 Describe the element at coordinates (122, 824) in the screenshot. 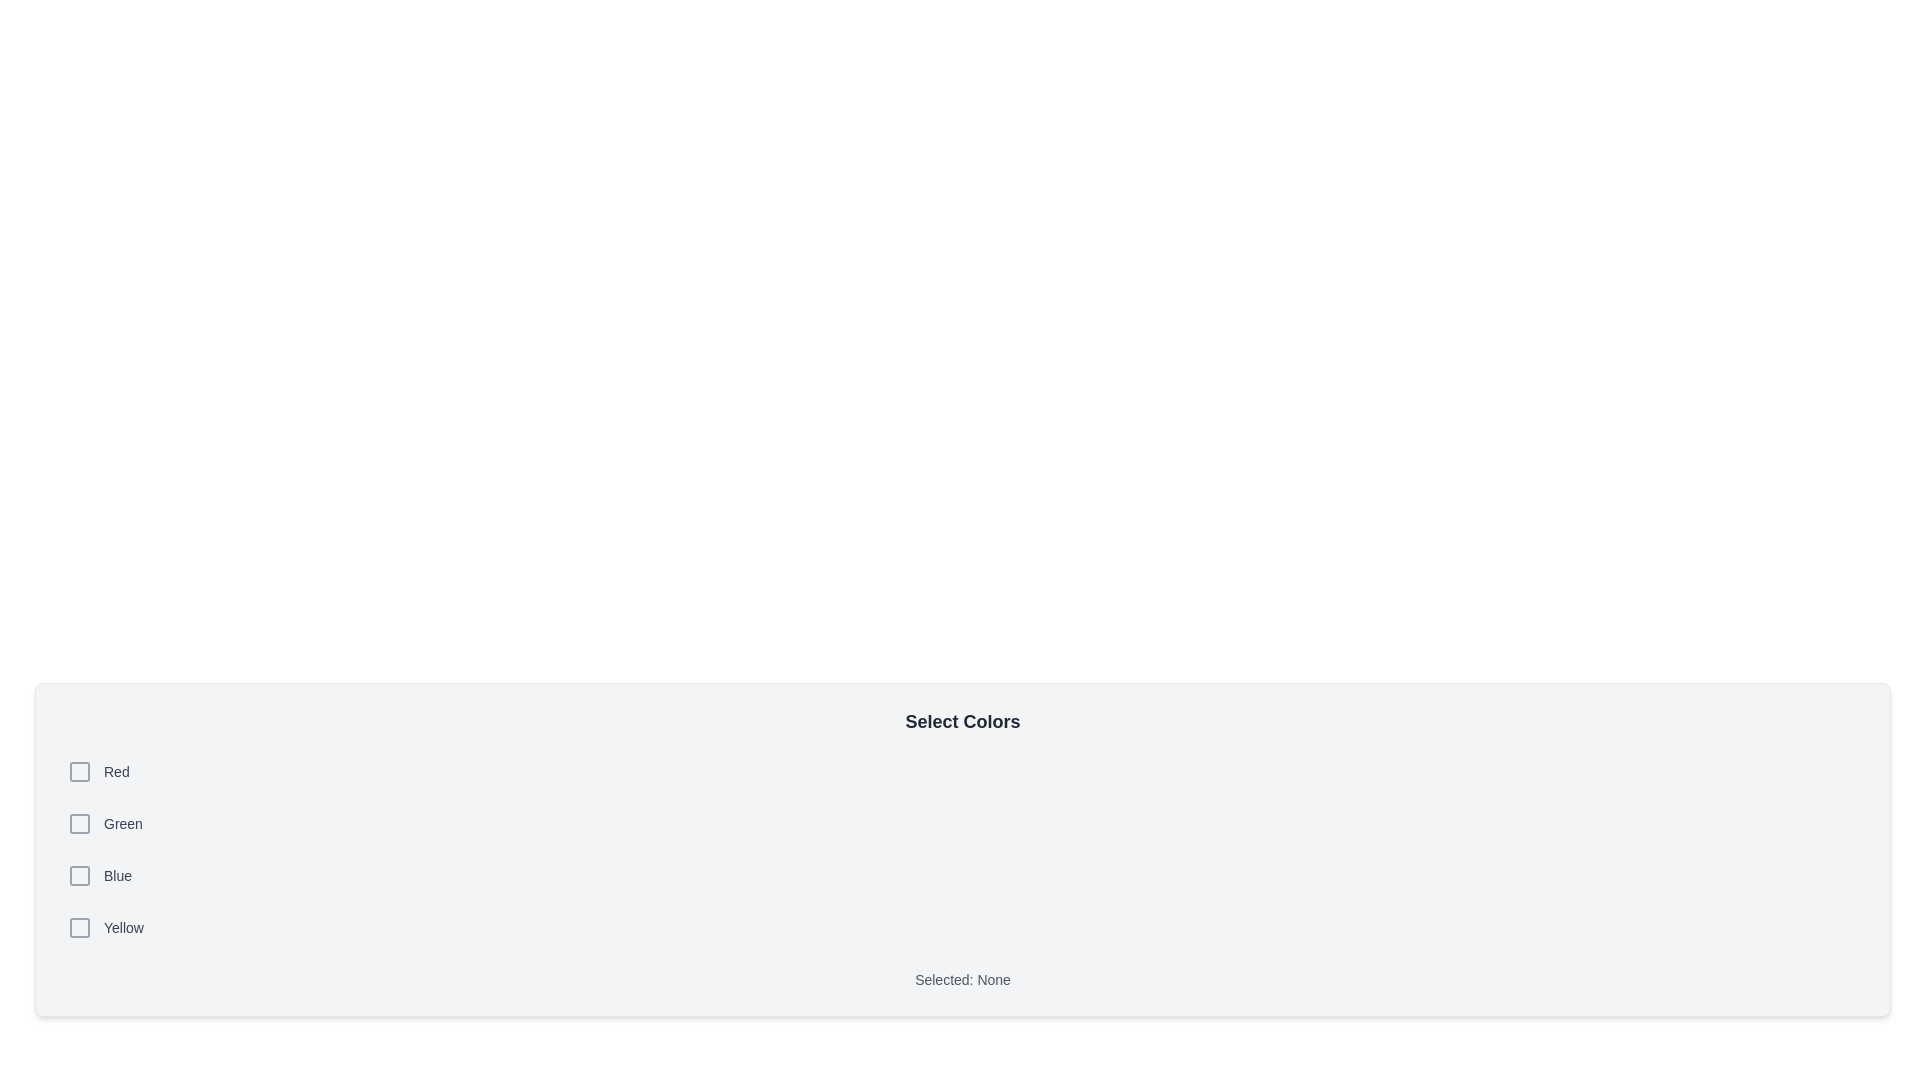

I see `the text label displaying 'Green', which is the second item in a vertically stacked menu, immediately following 'Red' and preceding 'Blue'` at that location.